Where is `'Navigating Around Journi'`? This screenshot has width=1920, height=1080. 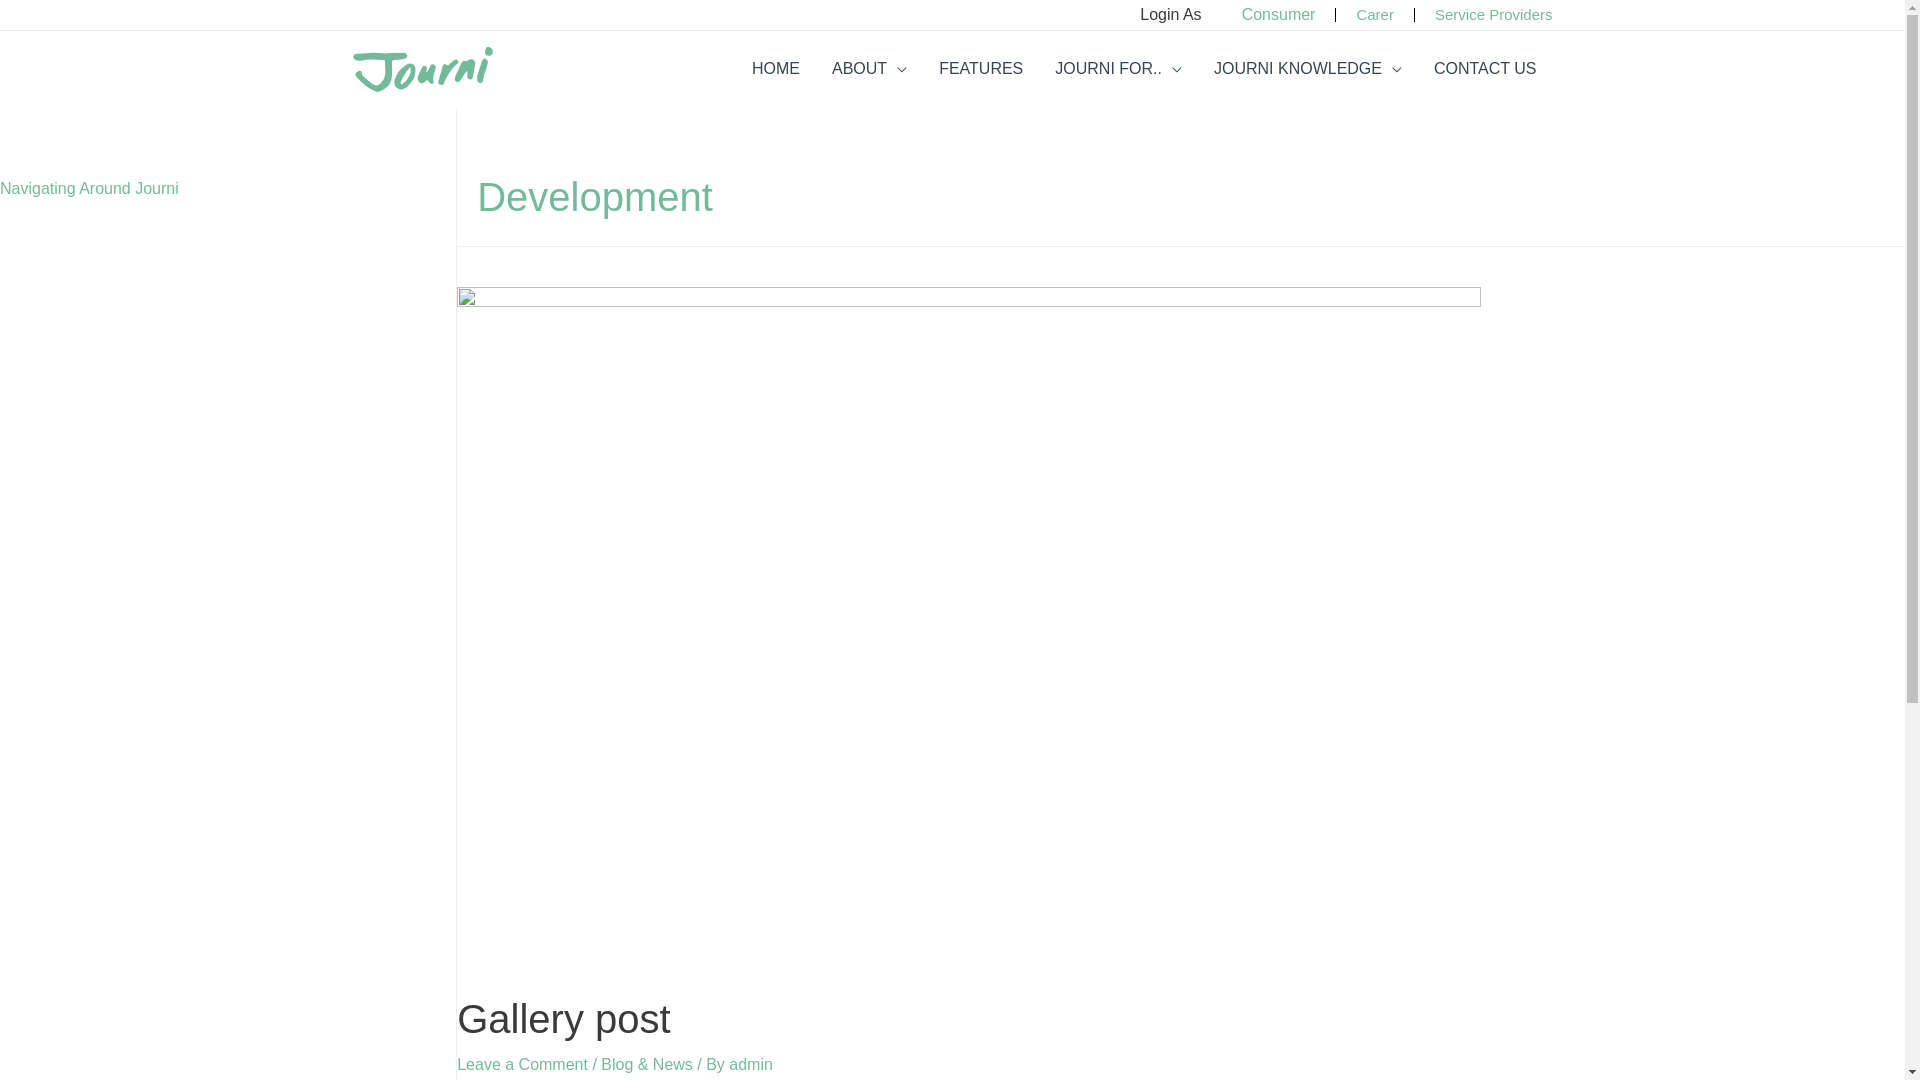
'Navigating Around Journi' is located at coordinates (88, 188).